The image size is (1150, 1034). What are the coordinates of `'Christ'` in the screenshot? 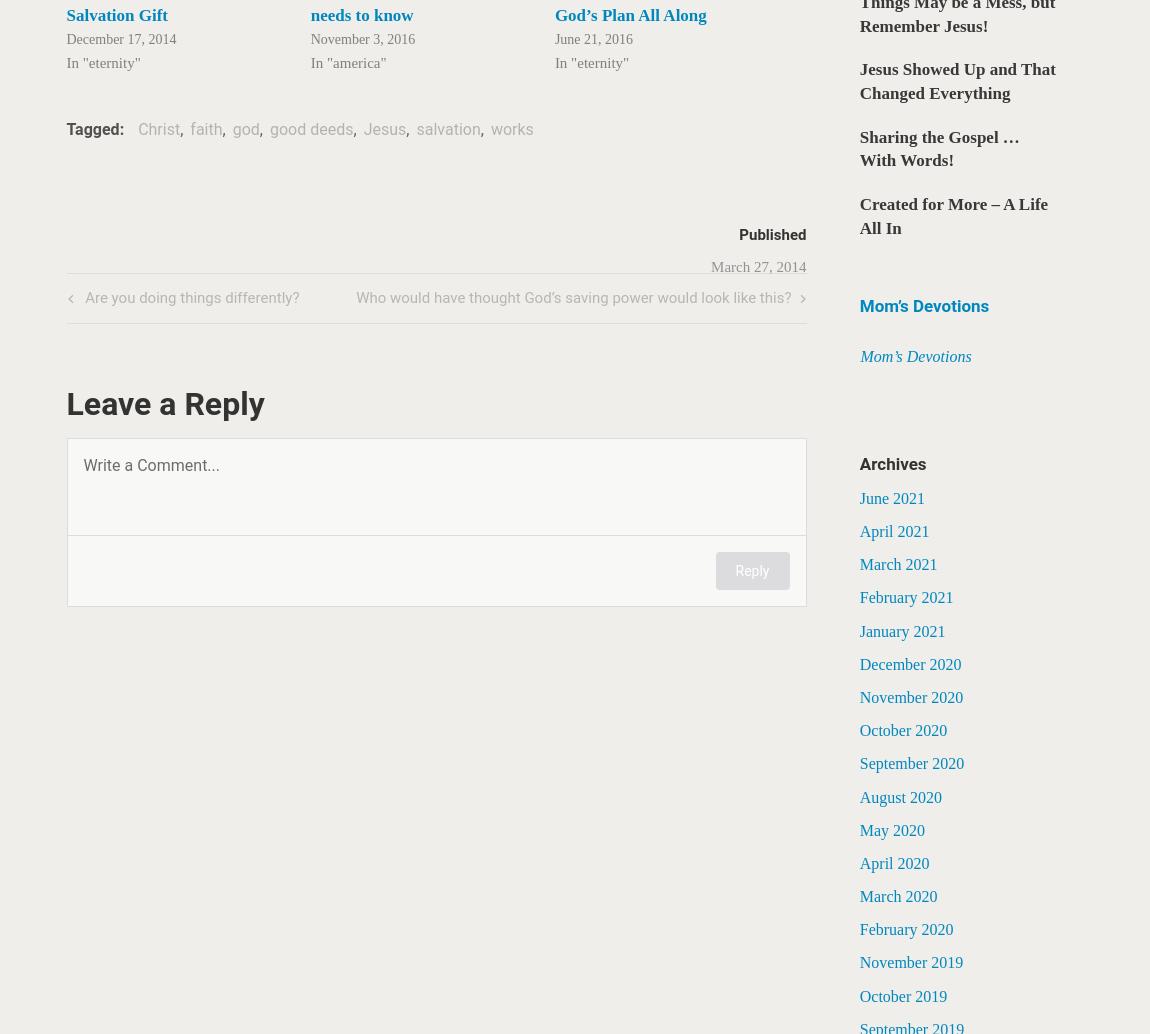 It's located at (158, 129).